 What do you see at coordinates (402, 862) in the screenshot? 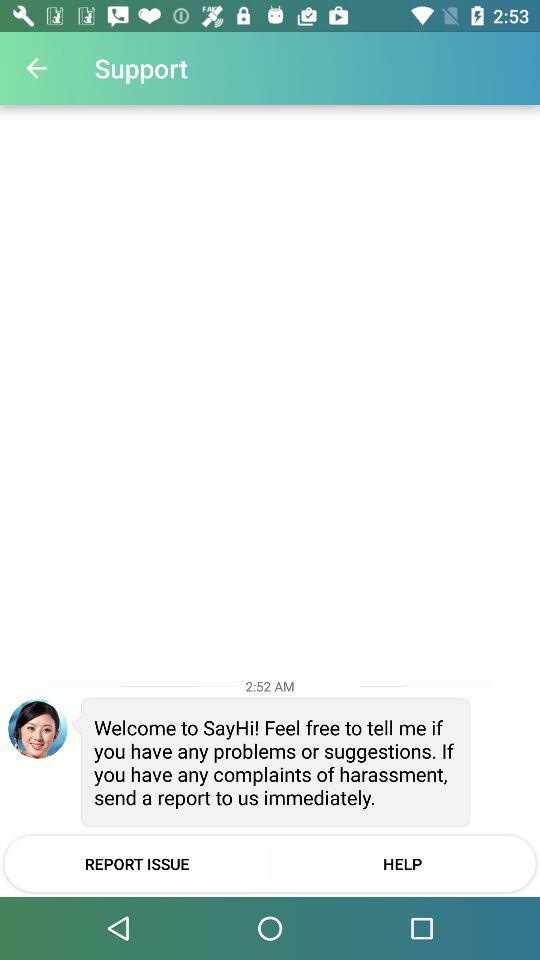
I see `the icon next to report issue icon` at bounding box center [402, 862].